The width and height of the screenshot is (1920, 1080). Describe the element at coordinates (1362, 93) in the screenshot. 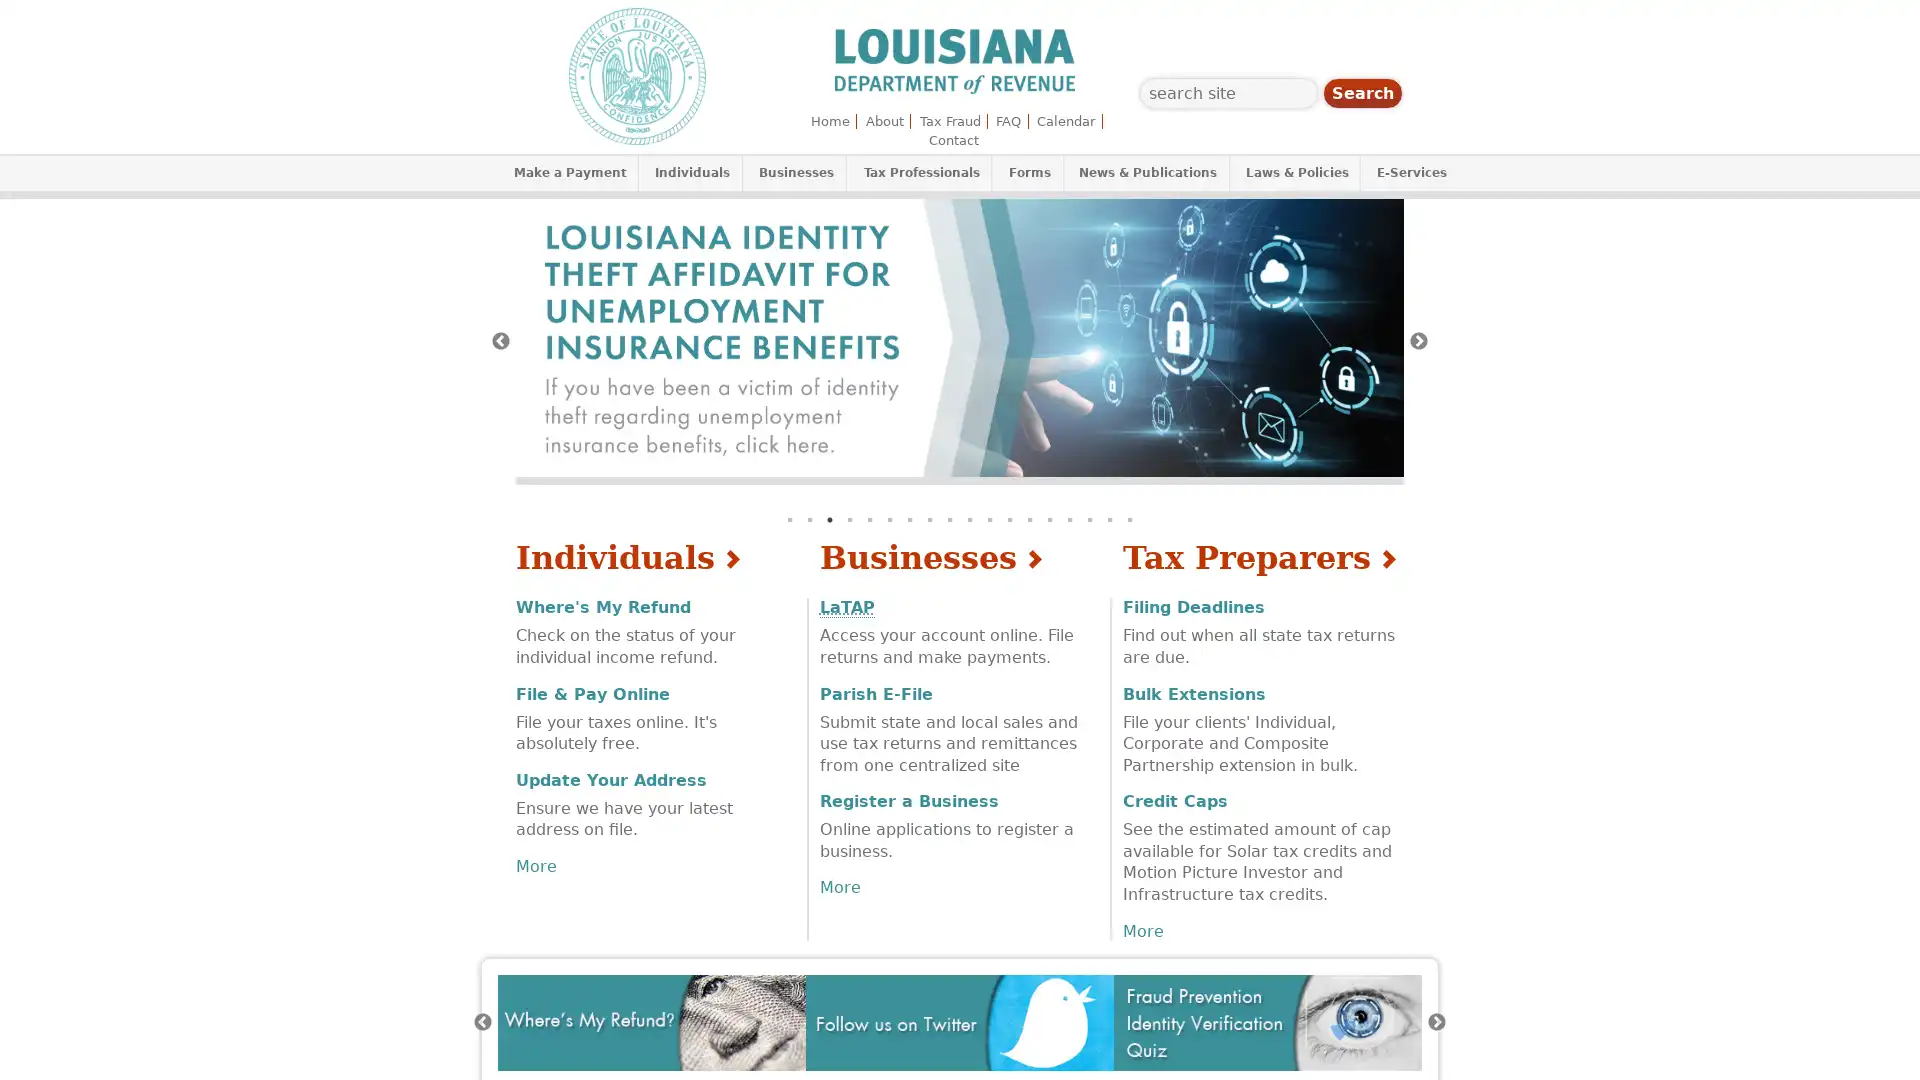

I see `Search` at that location.